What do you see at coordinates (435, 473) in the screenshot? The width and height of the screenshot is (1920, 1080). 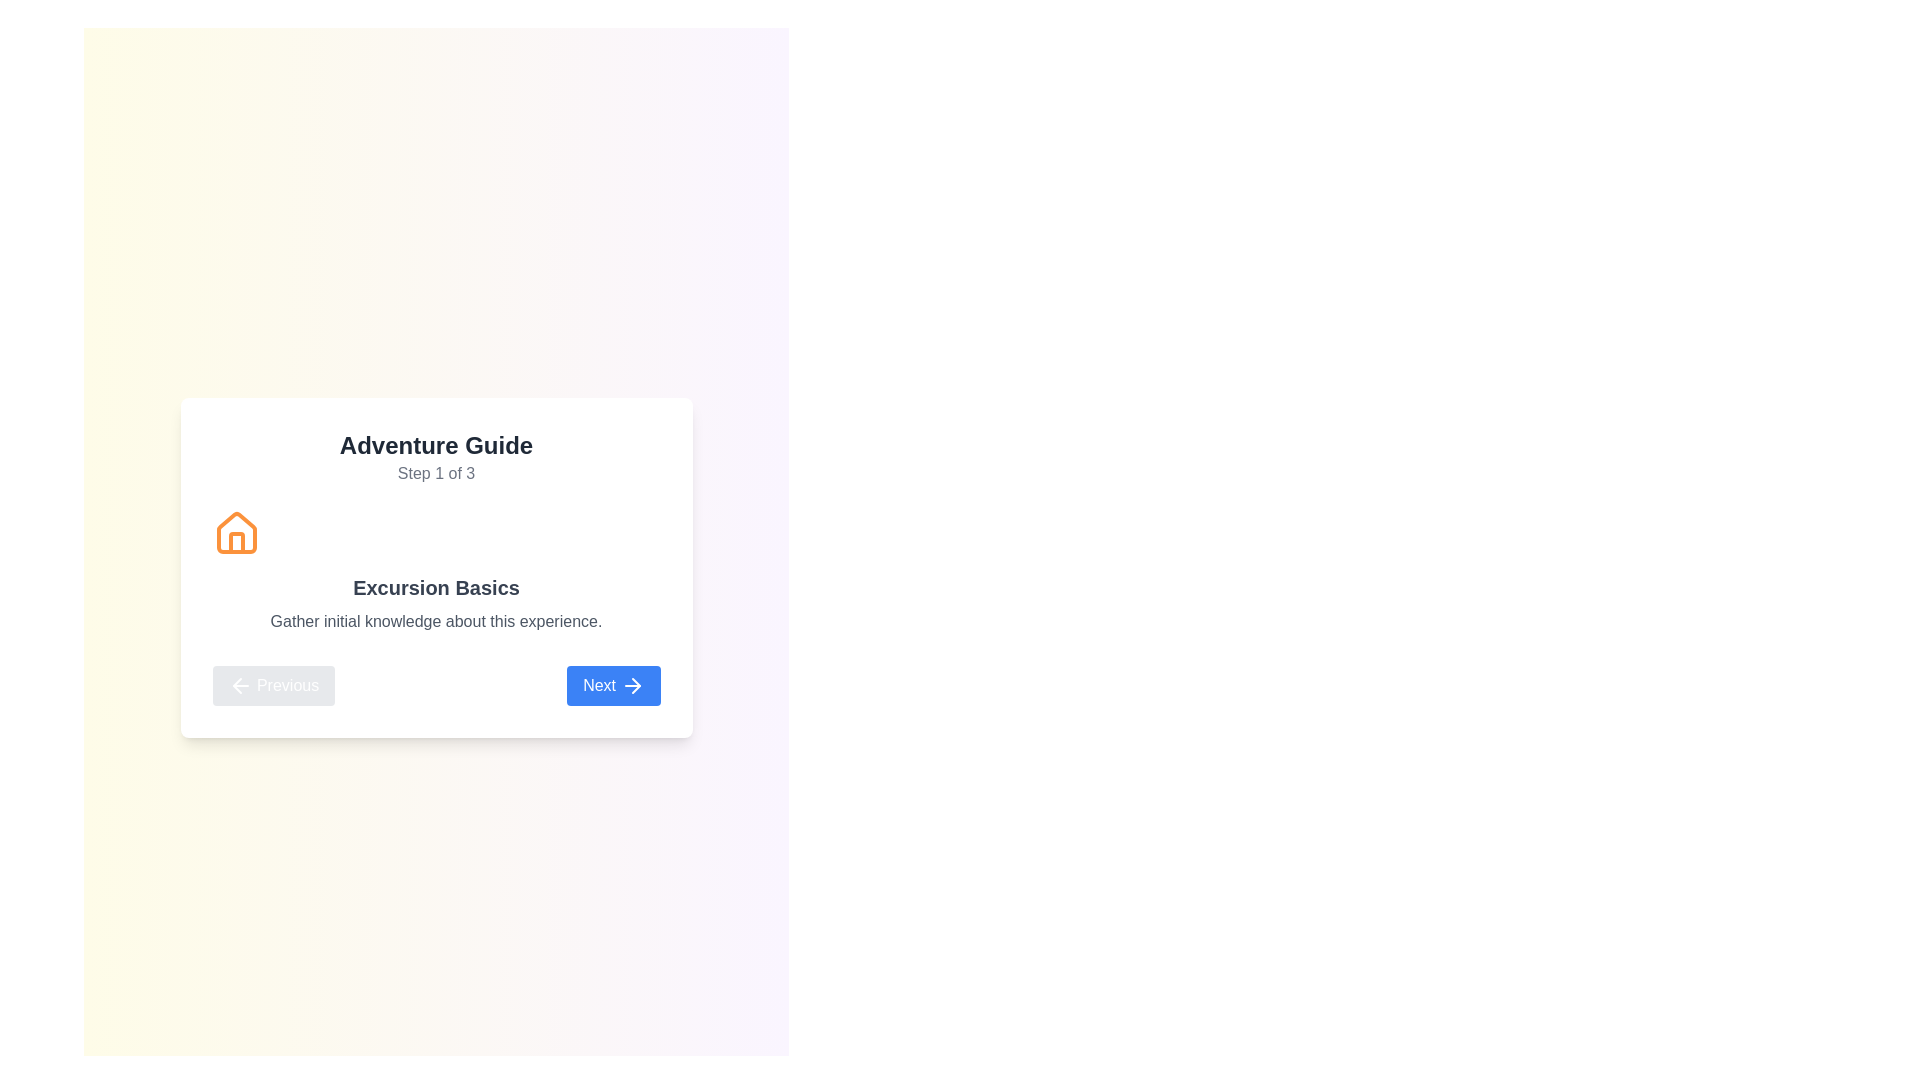 I see `contextual information text label indicating the current step in the three-step process, located below the 'Adventure Guide' title text` at bounding box center [435, 473].